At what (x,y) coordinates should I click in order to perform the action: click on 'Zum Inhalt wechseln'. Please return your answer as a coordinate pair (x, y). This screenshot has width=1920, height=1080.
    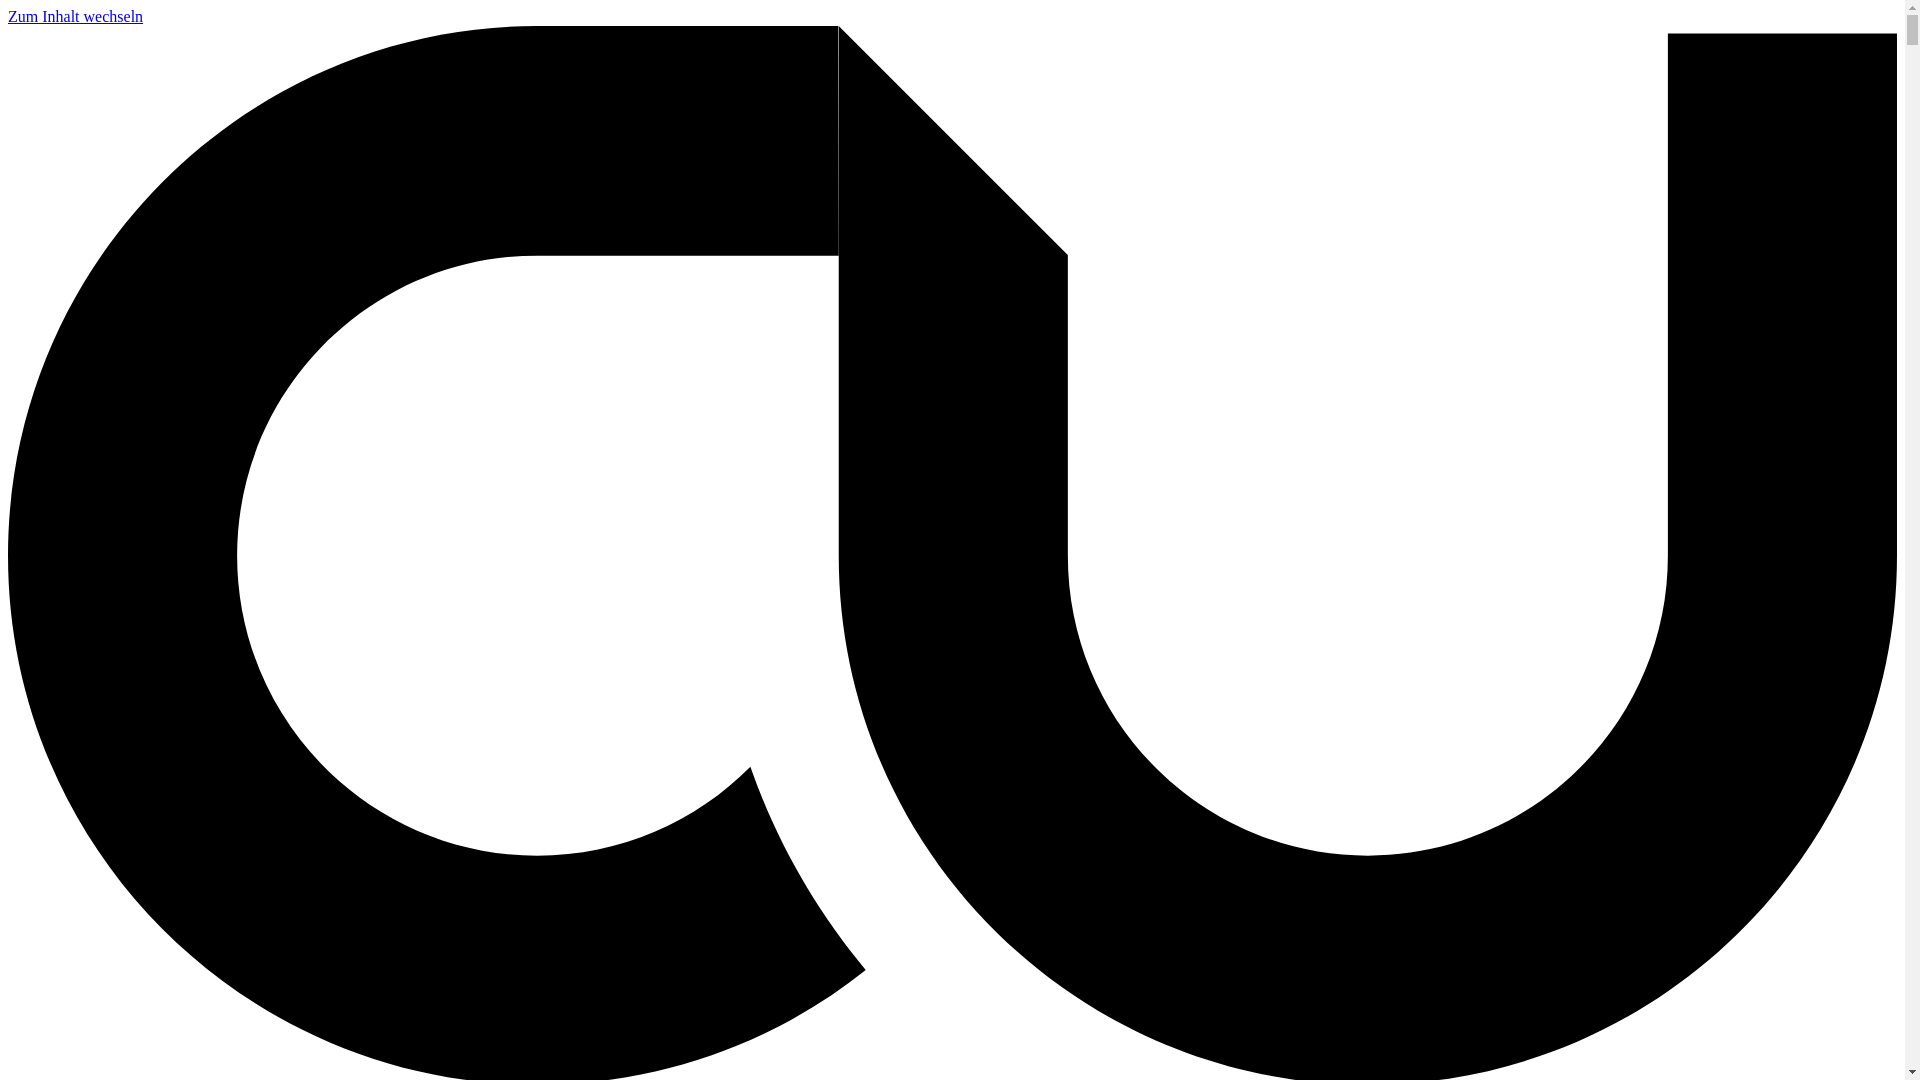
    Looking at the image, I should click on (75, 16).